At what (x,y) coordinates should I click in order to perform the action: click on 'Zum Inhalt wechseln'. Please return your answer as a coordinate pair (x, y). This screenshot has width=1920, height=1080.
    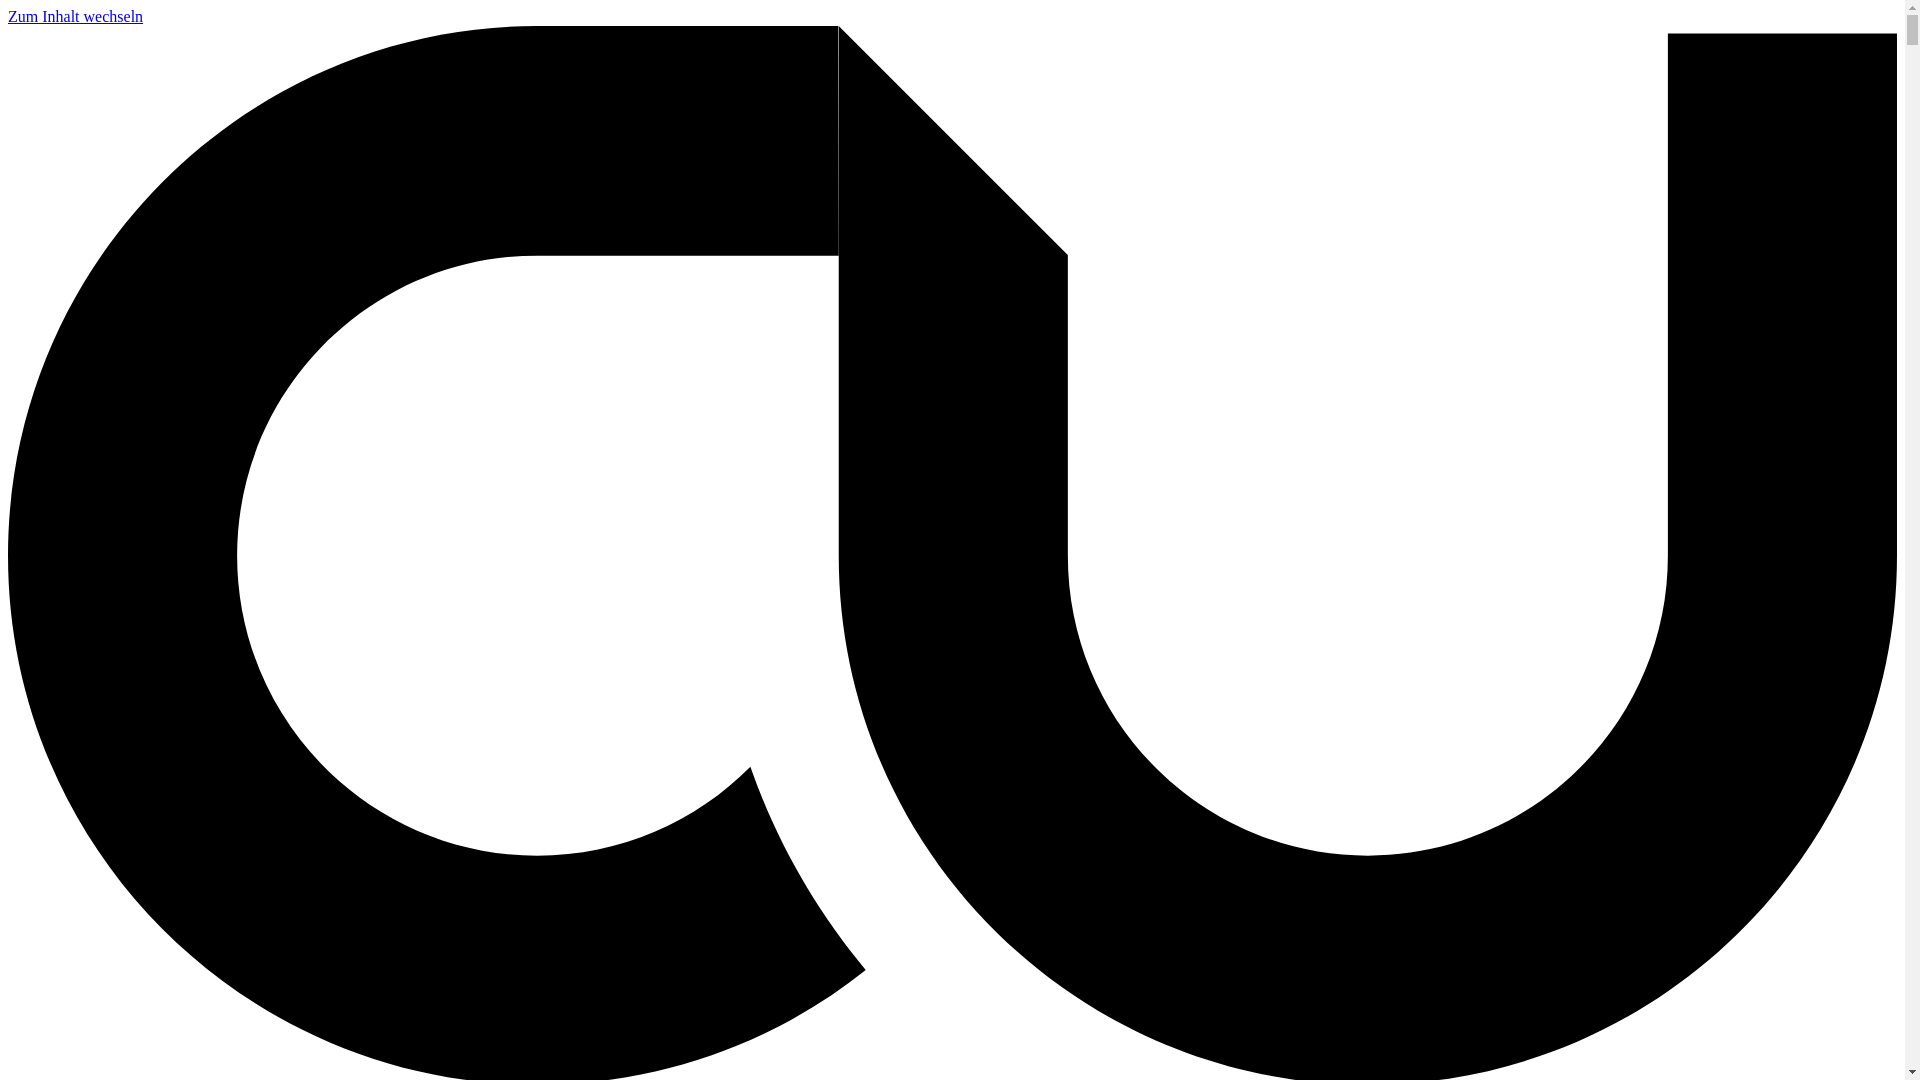
    Looking at the image, I should click on (75, 16).